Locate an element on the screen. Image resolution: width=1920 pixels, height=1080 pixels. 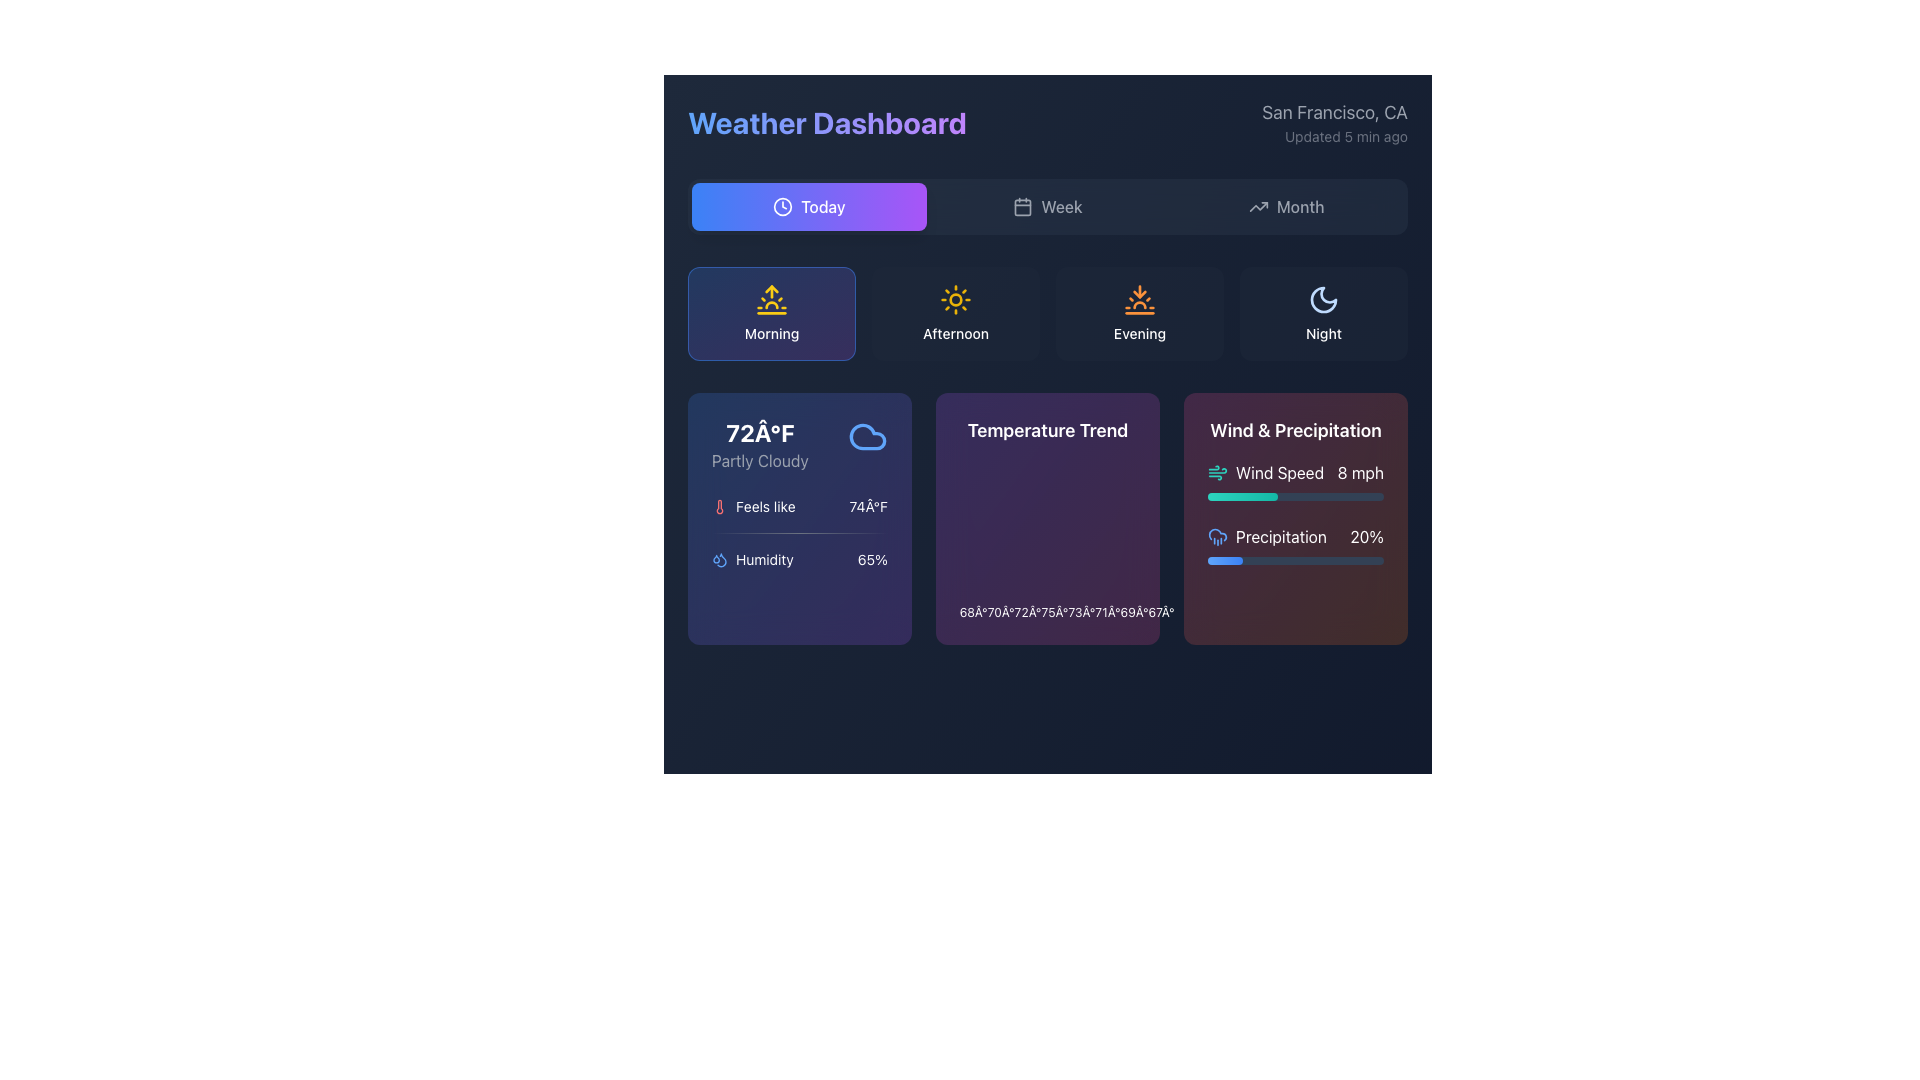
the Informational card titled 'Wind & Precipitation', which is located in the bottom-right corner of the layout, specifically as the third card in a series of three cards is located at coordinates (1296, 518).